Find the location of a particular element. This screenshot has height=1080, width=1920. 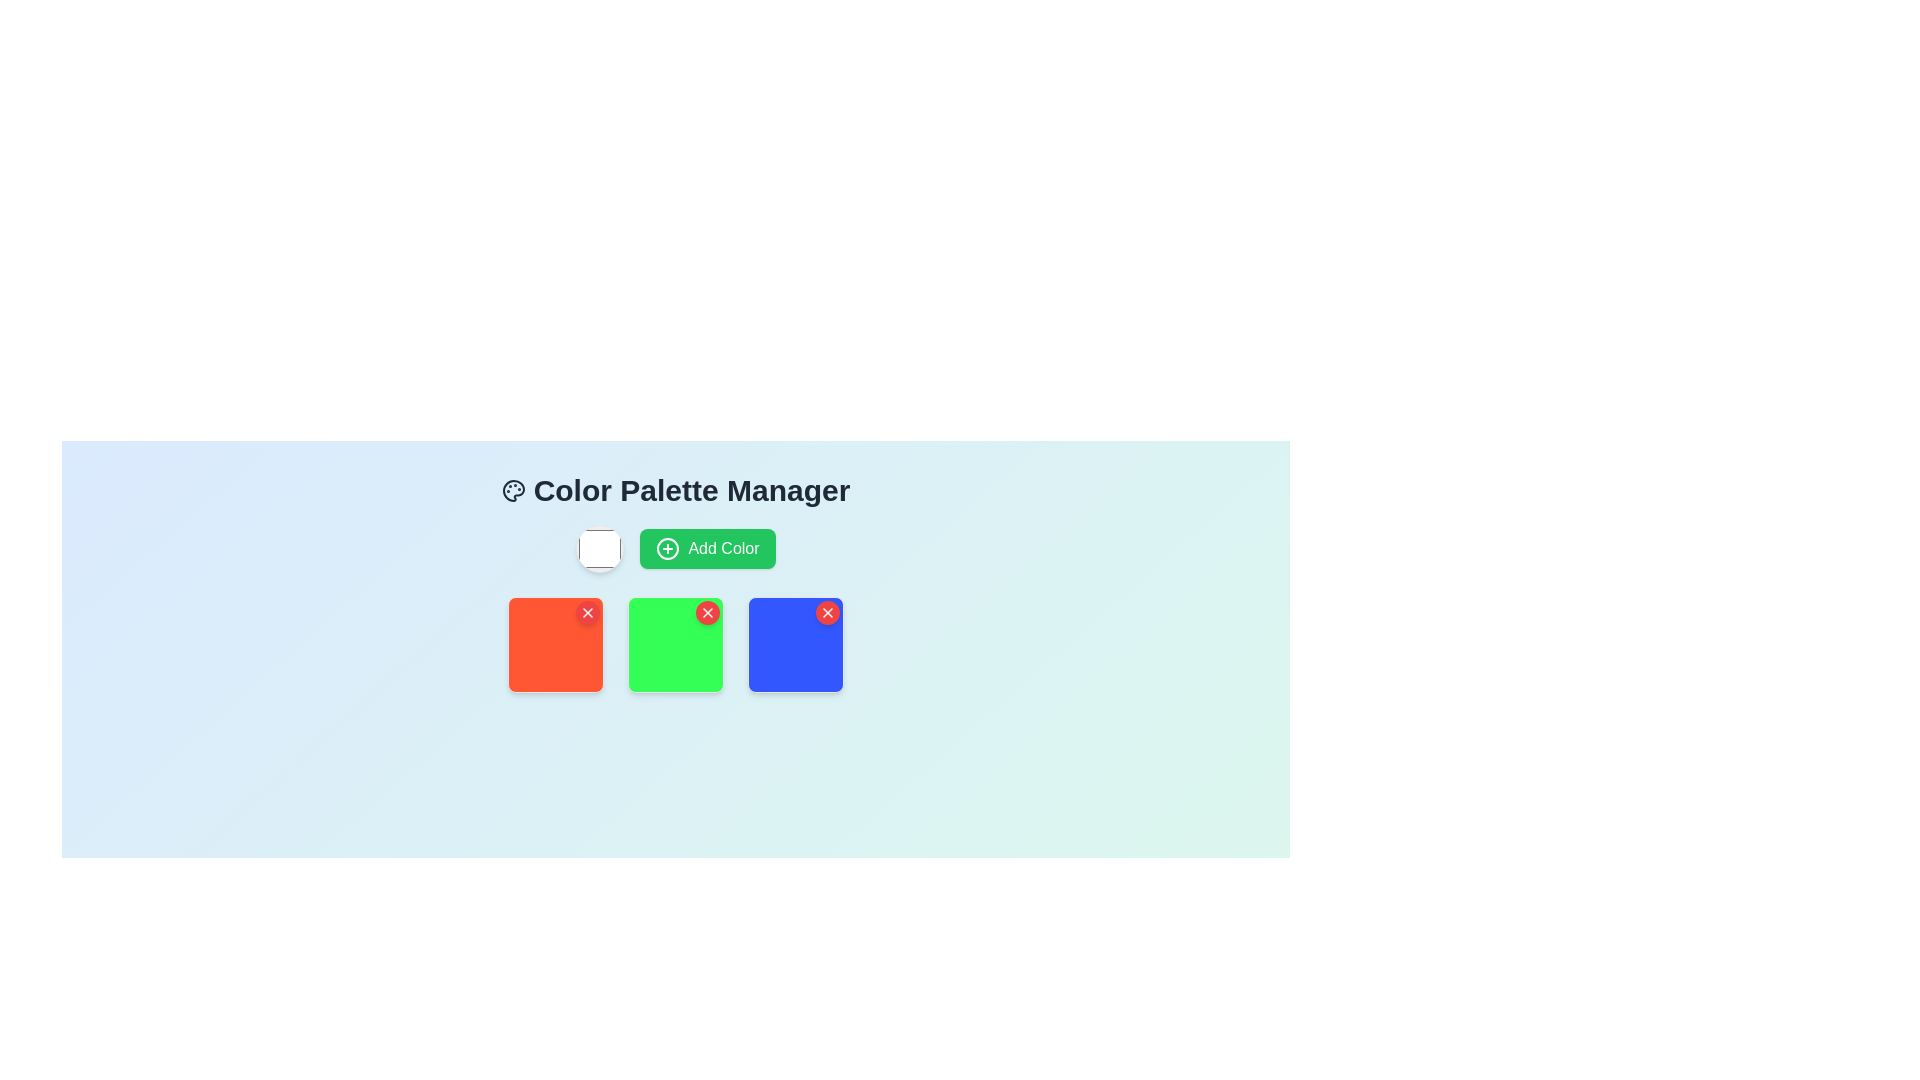

the green 'Add Color' button with rounded corners, which contains the white text 'Add Color' and an icon resembling a circle with a plus sign is located at coordinates (676, 548).